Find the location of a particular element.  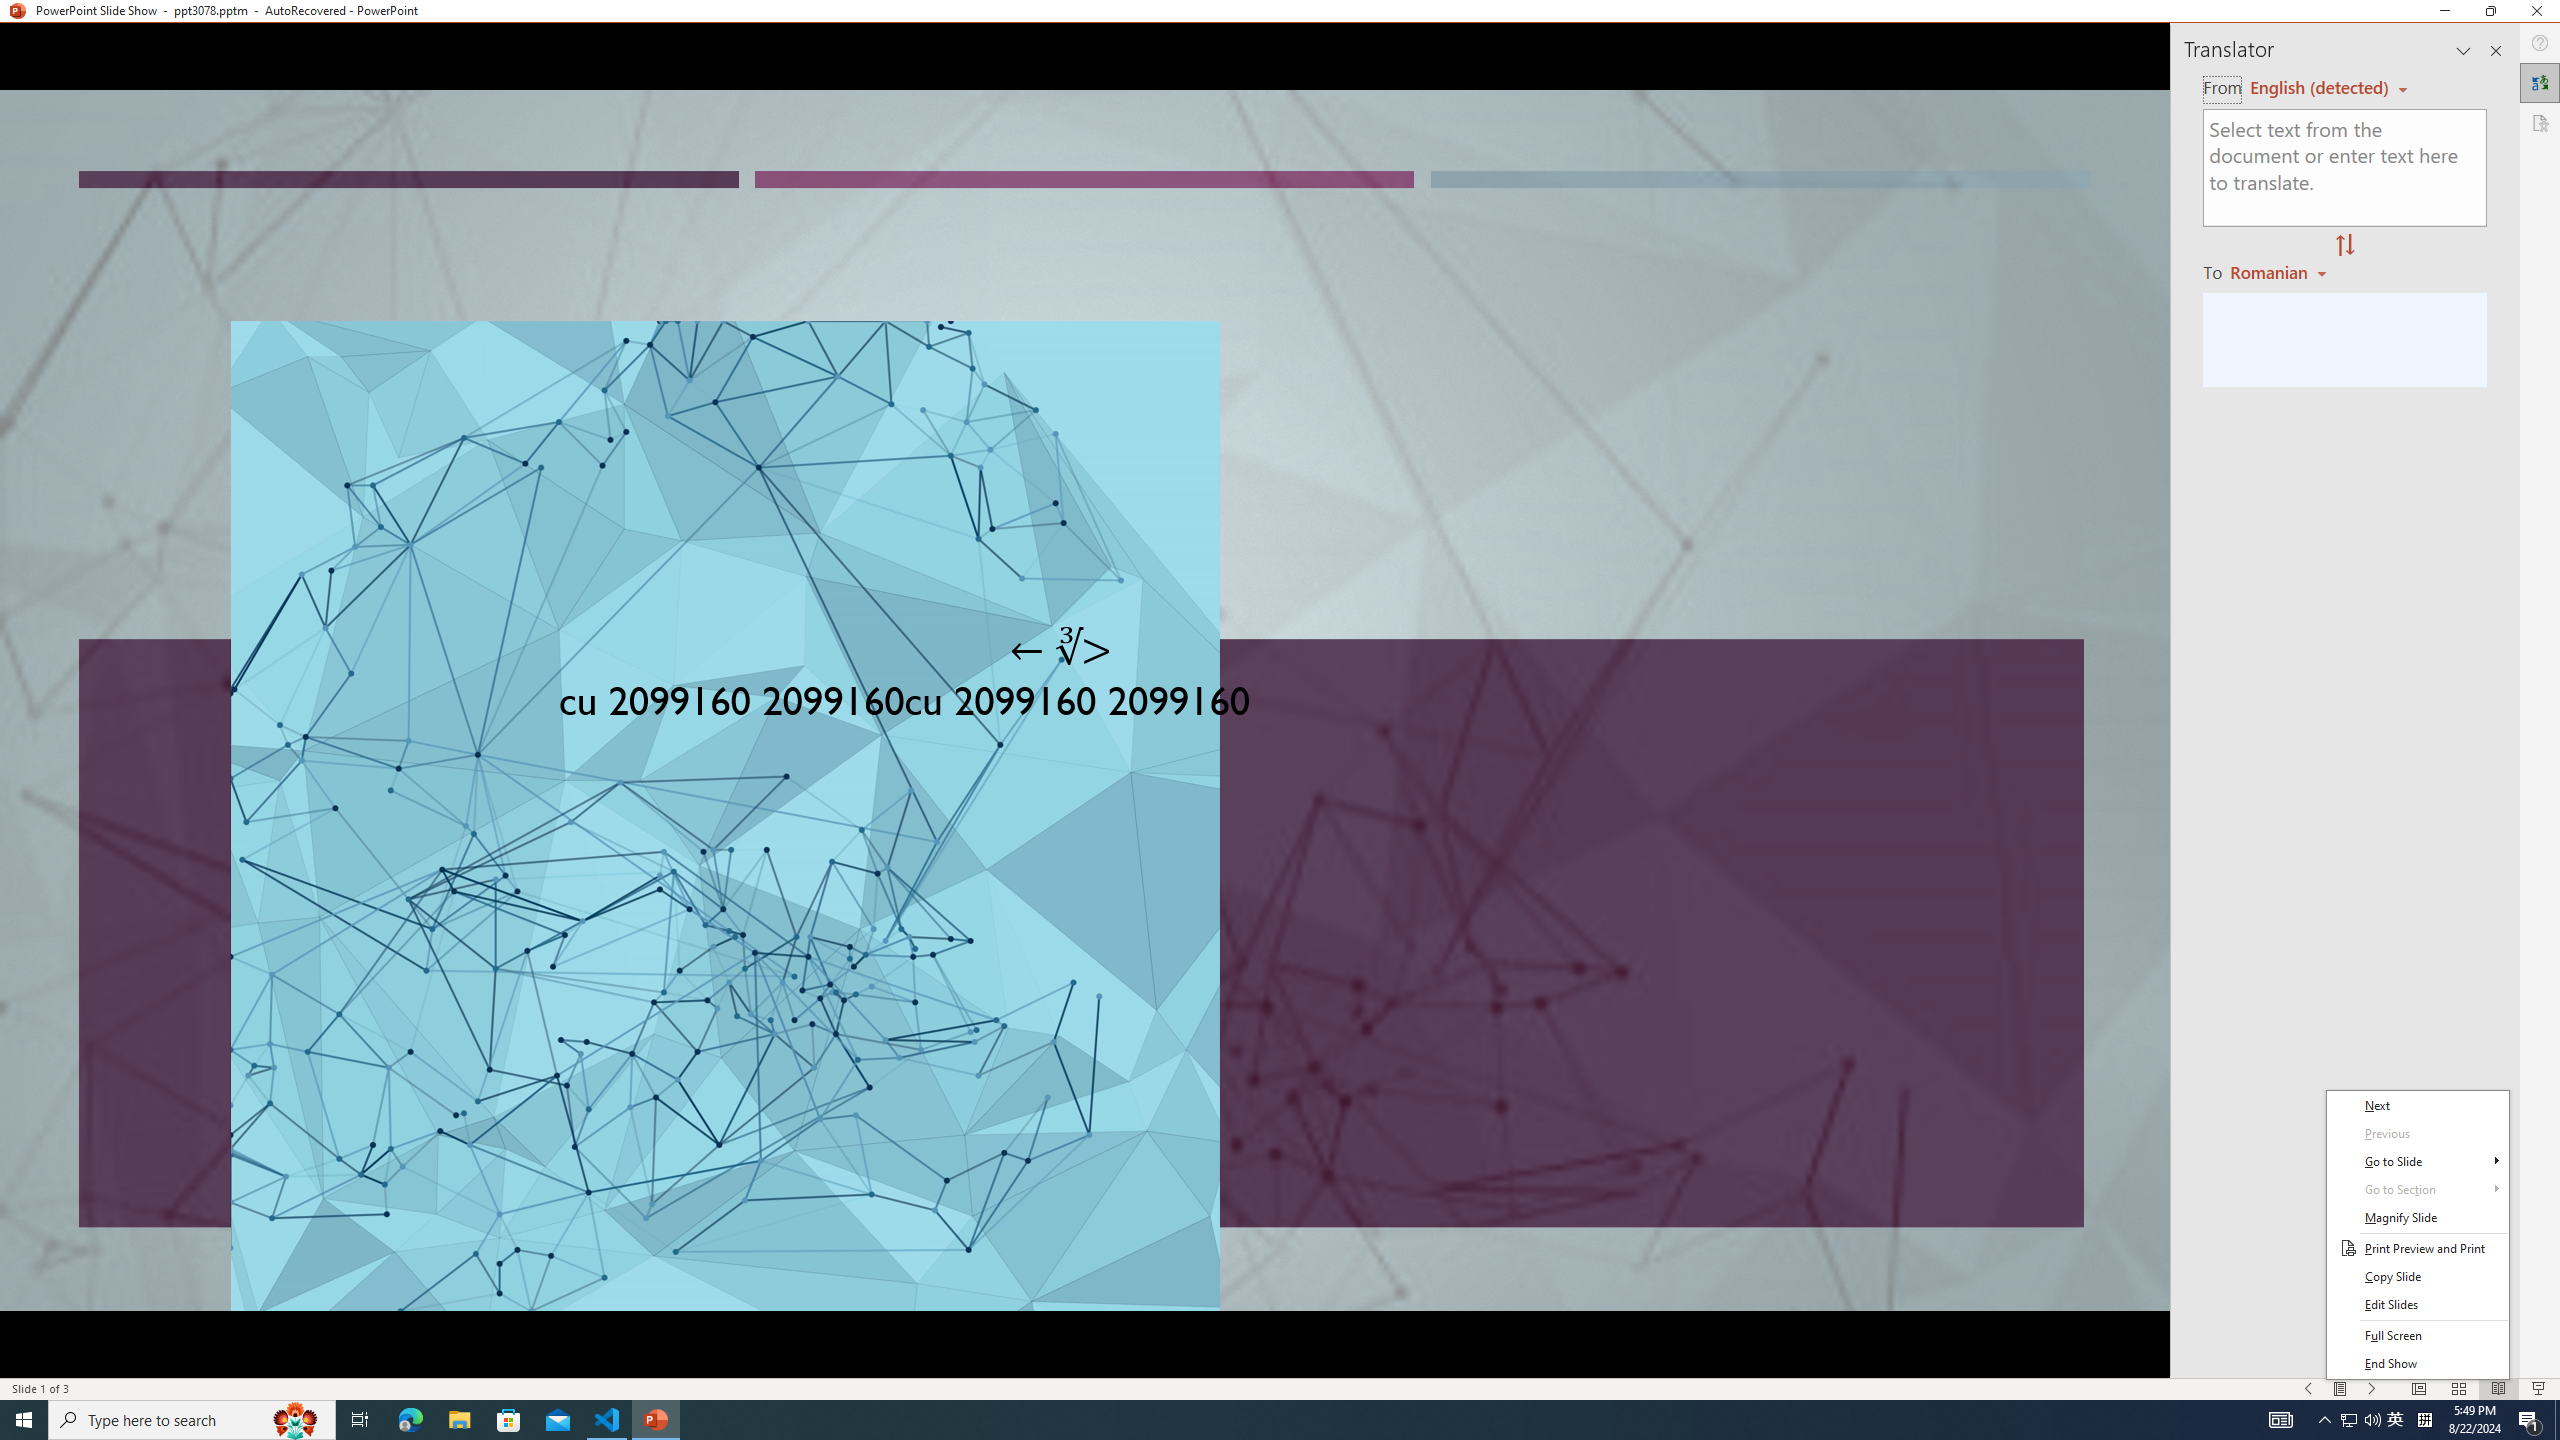

'Edit Slides' is located at coordinates (2417, 1305).